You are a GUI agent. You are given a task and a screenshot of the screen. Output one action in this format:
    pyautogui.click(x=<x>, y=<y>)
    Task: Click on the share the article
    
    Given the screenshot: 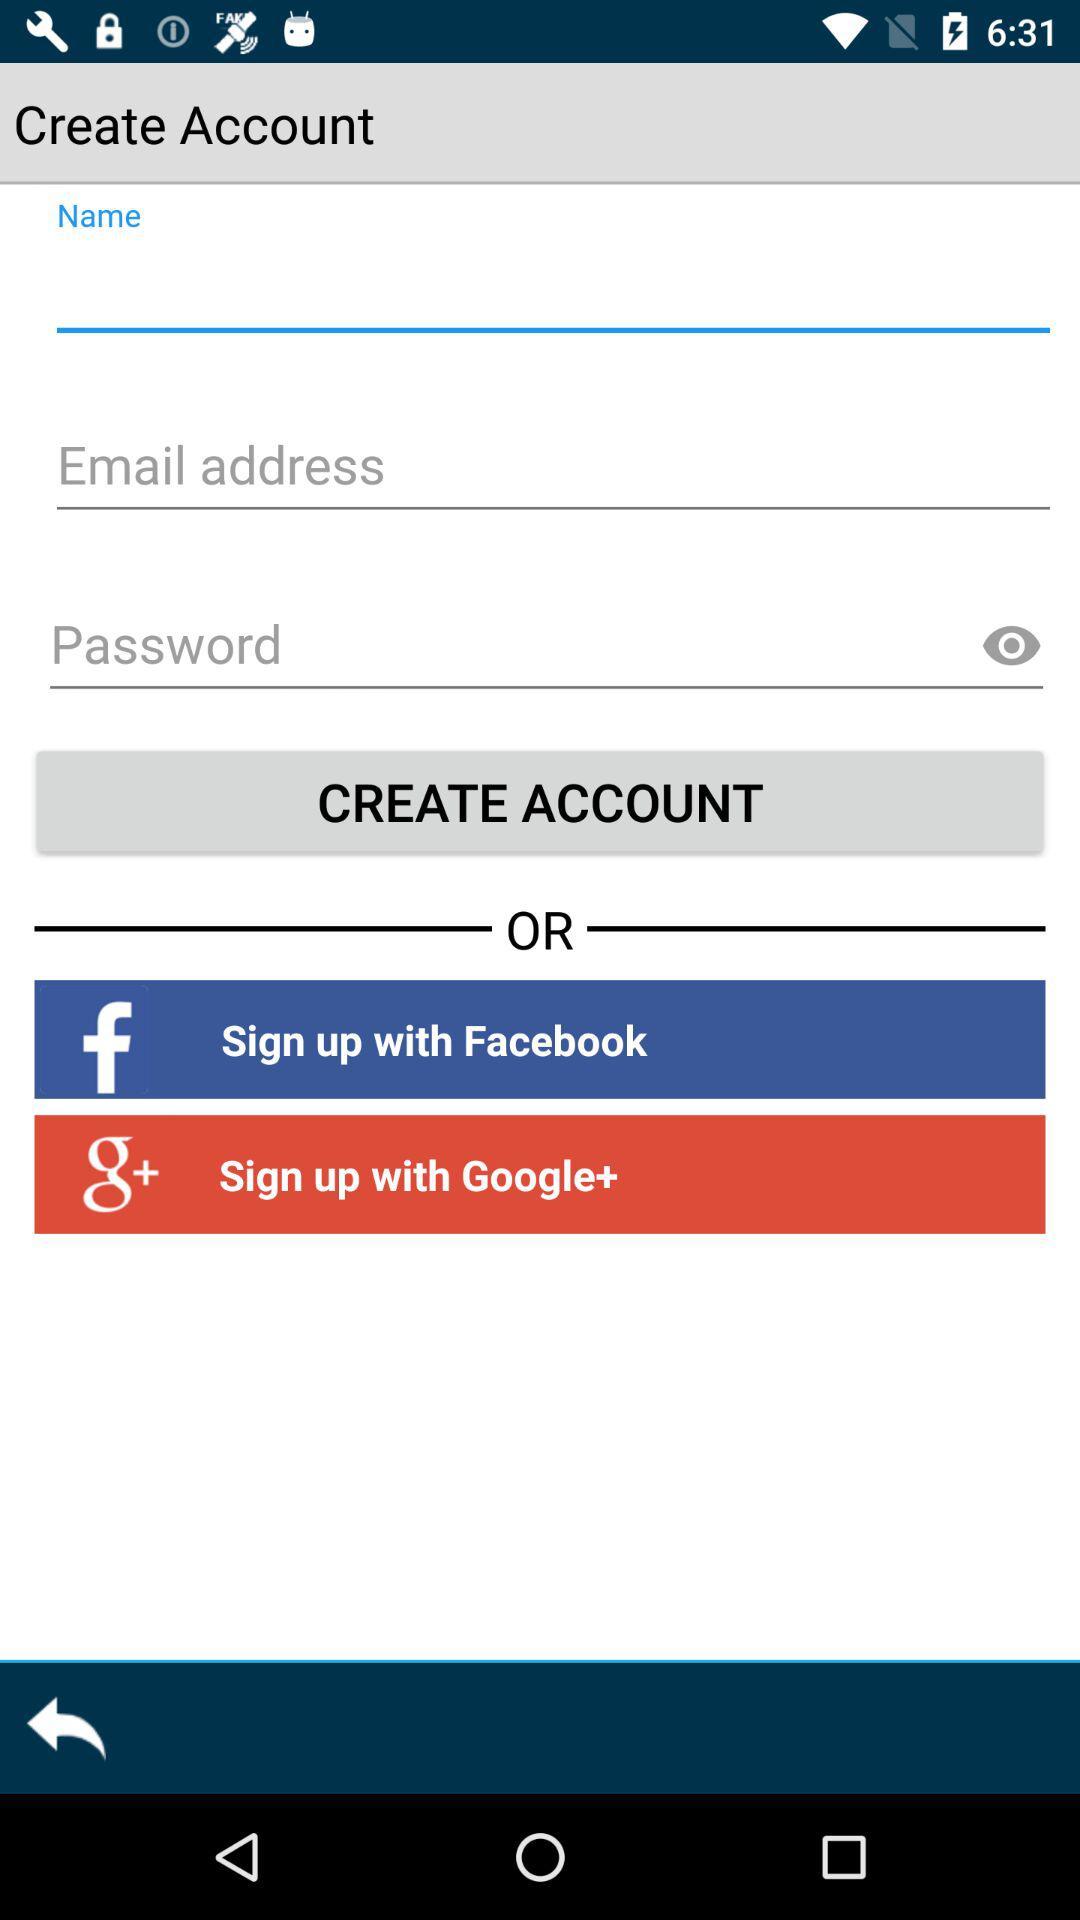 What is the action you would take?
    pyautogui.click(x=64, y=1727)
    